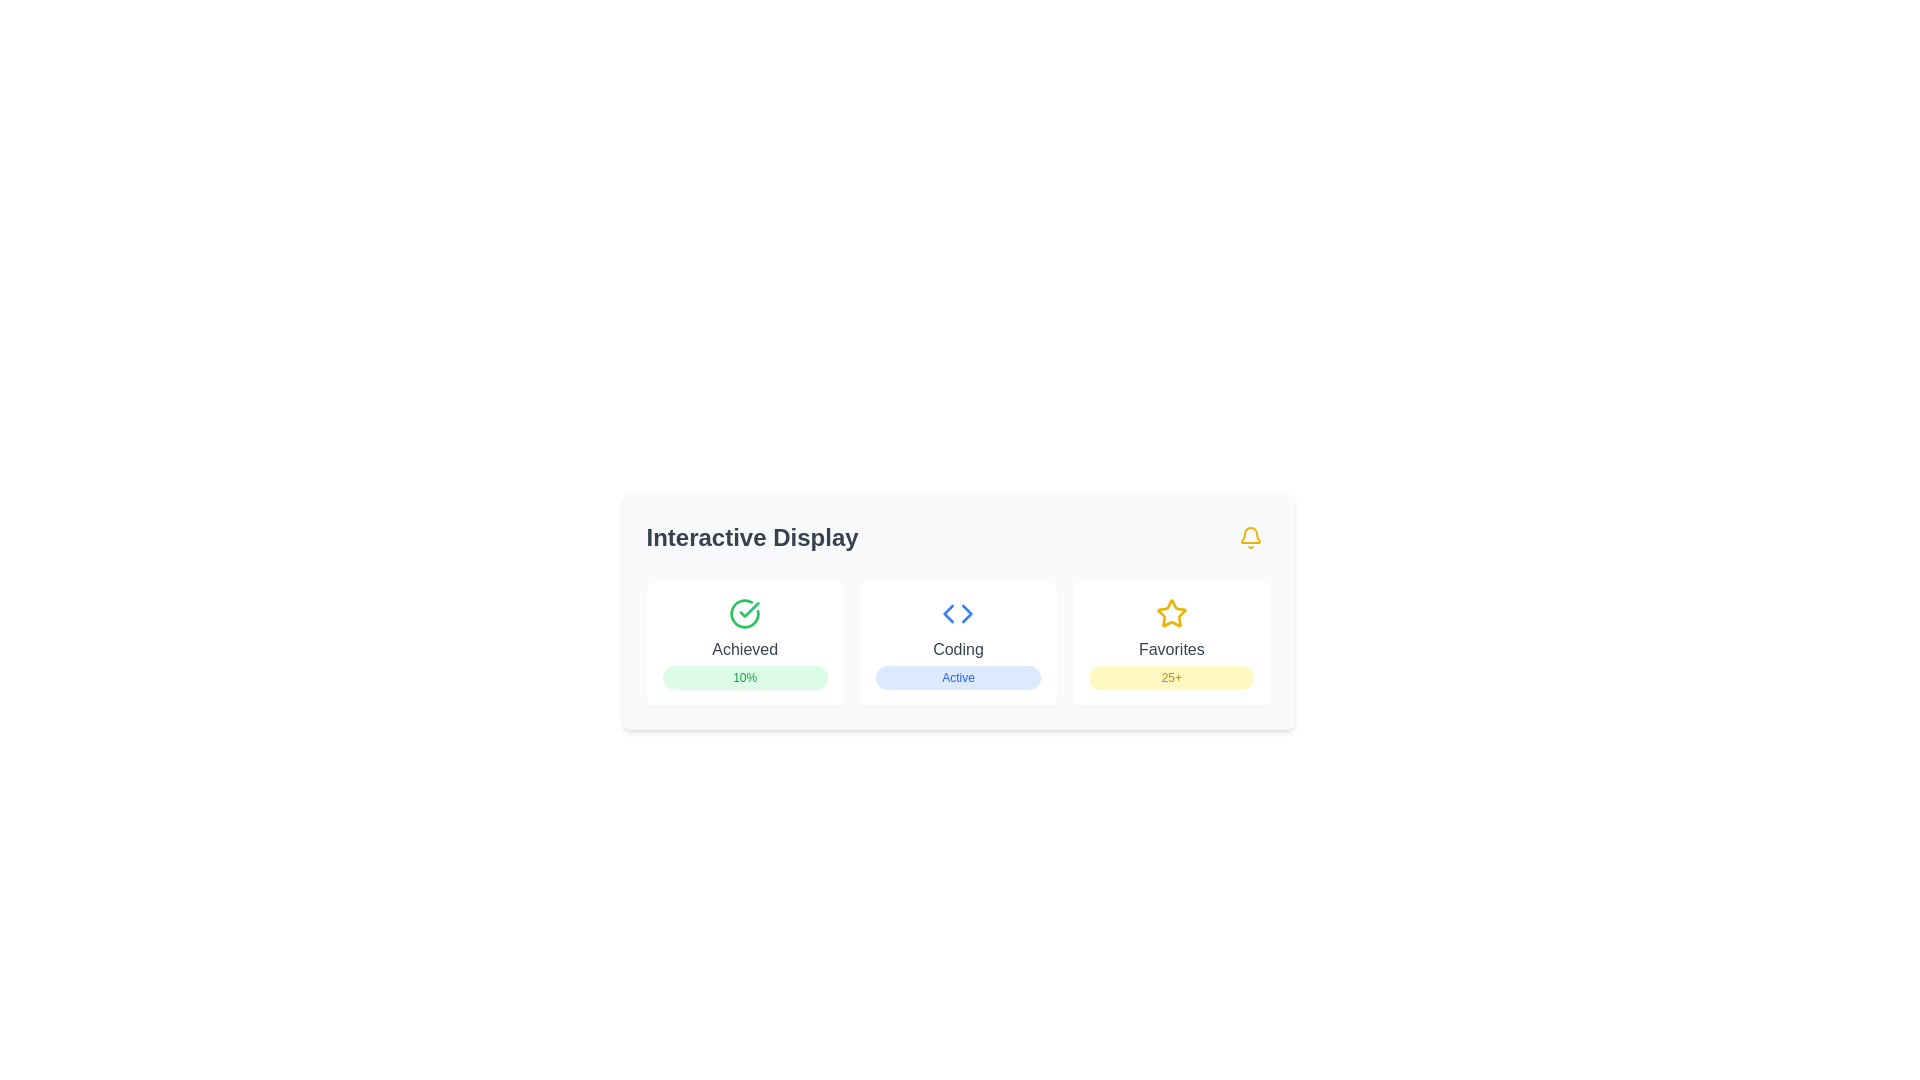 This screenshot has height=1080, width=1920. Describe the element at coordinates (1249, 536) in the screenshot. I see `the yellow bell-shaped icon at the top right corner of the card` at that location.